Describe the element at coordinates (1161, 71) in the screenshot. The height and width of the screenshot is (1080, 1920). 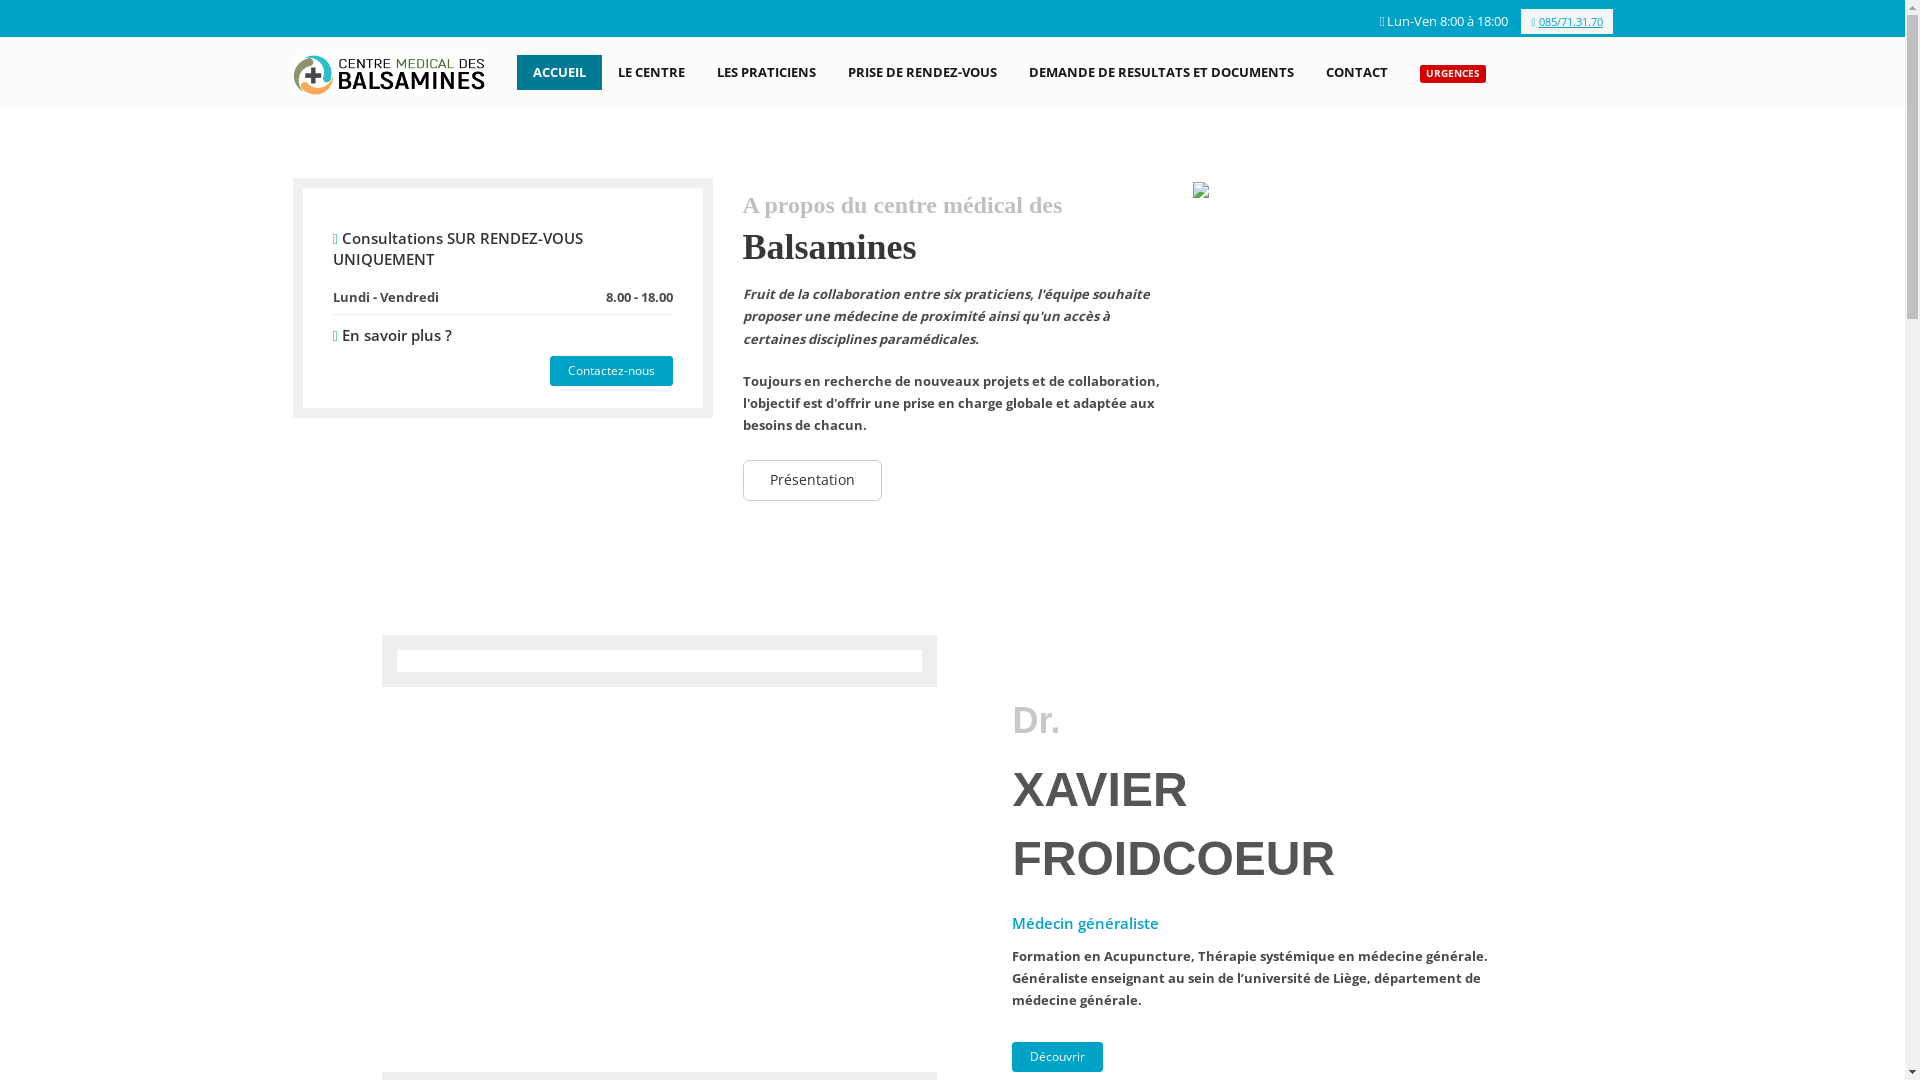
I see `'DEMANDE DE RESULTATS ET DOCUMENTS'` at that location.